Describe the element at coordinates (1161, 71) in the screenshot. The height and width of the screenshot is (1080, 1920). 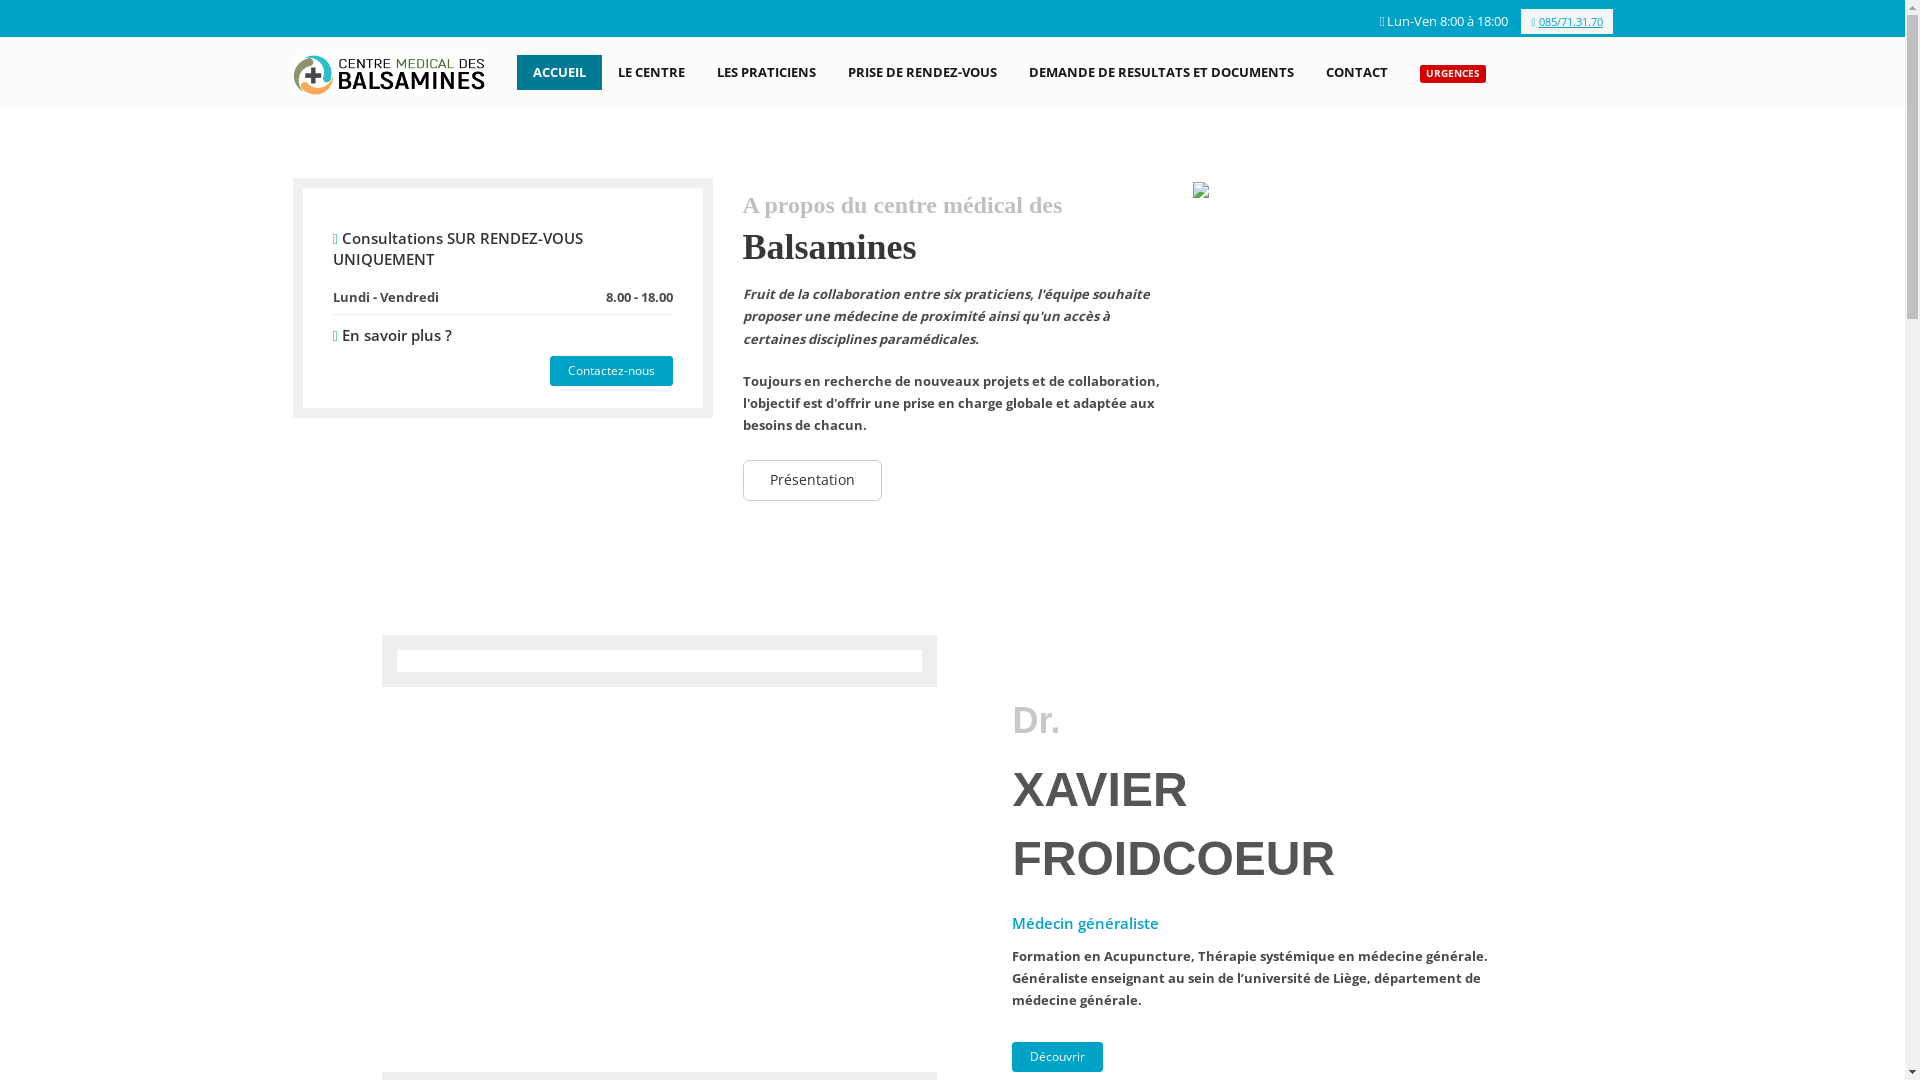
I see `'DEMANDE DE RESULTATS ET DOCUMENTS'` at that location.